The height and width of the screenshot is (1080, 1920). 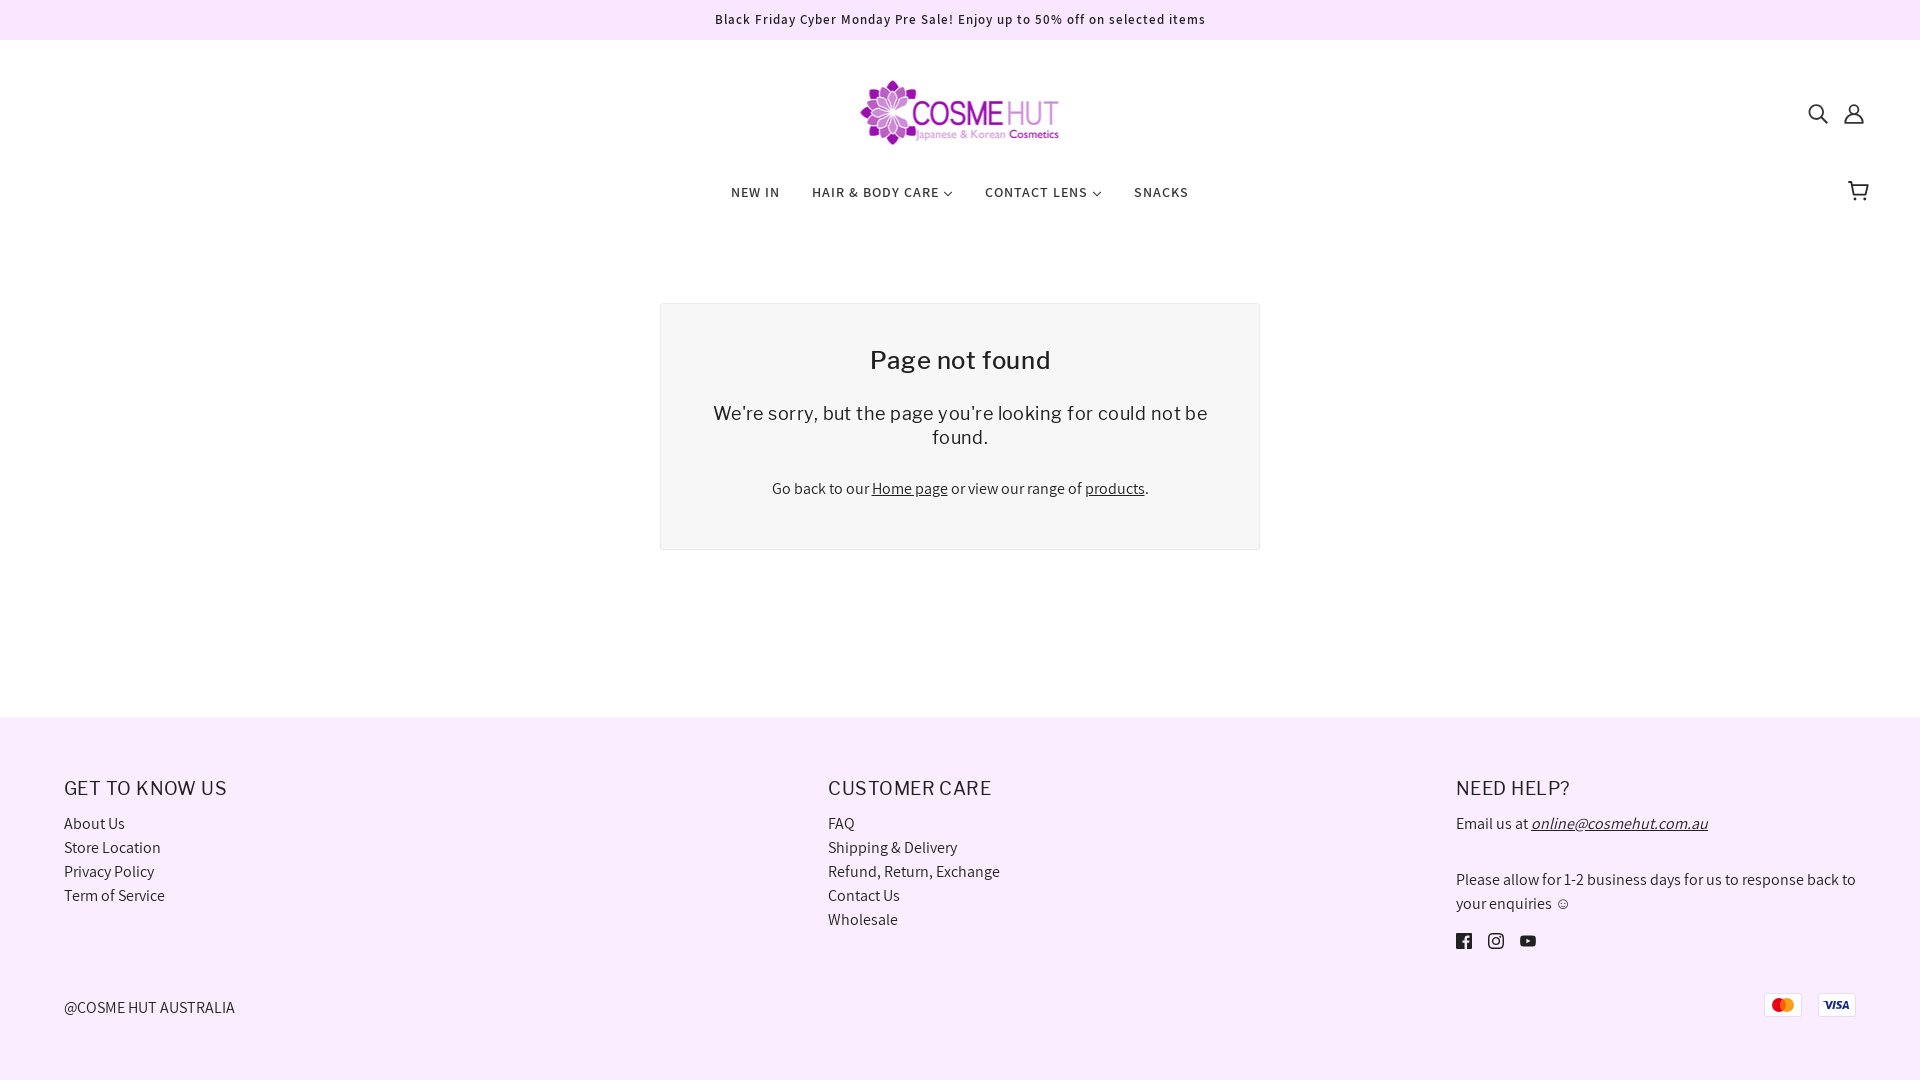 I want to click on 'HAIR & BODY CARE', so click(x=881, y=200).